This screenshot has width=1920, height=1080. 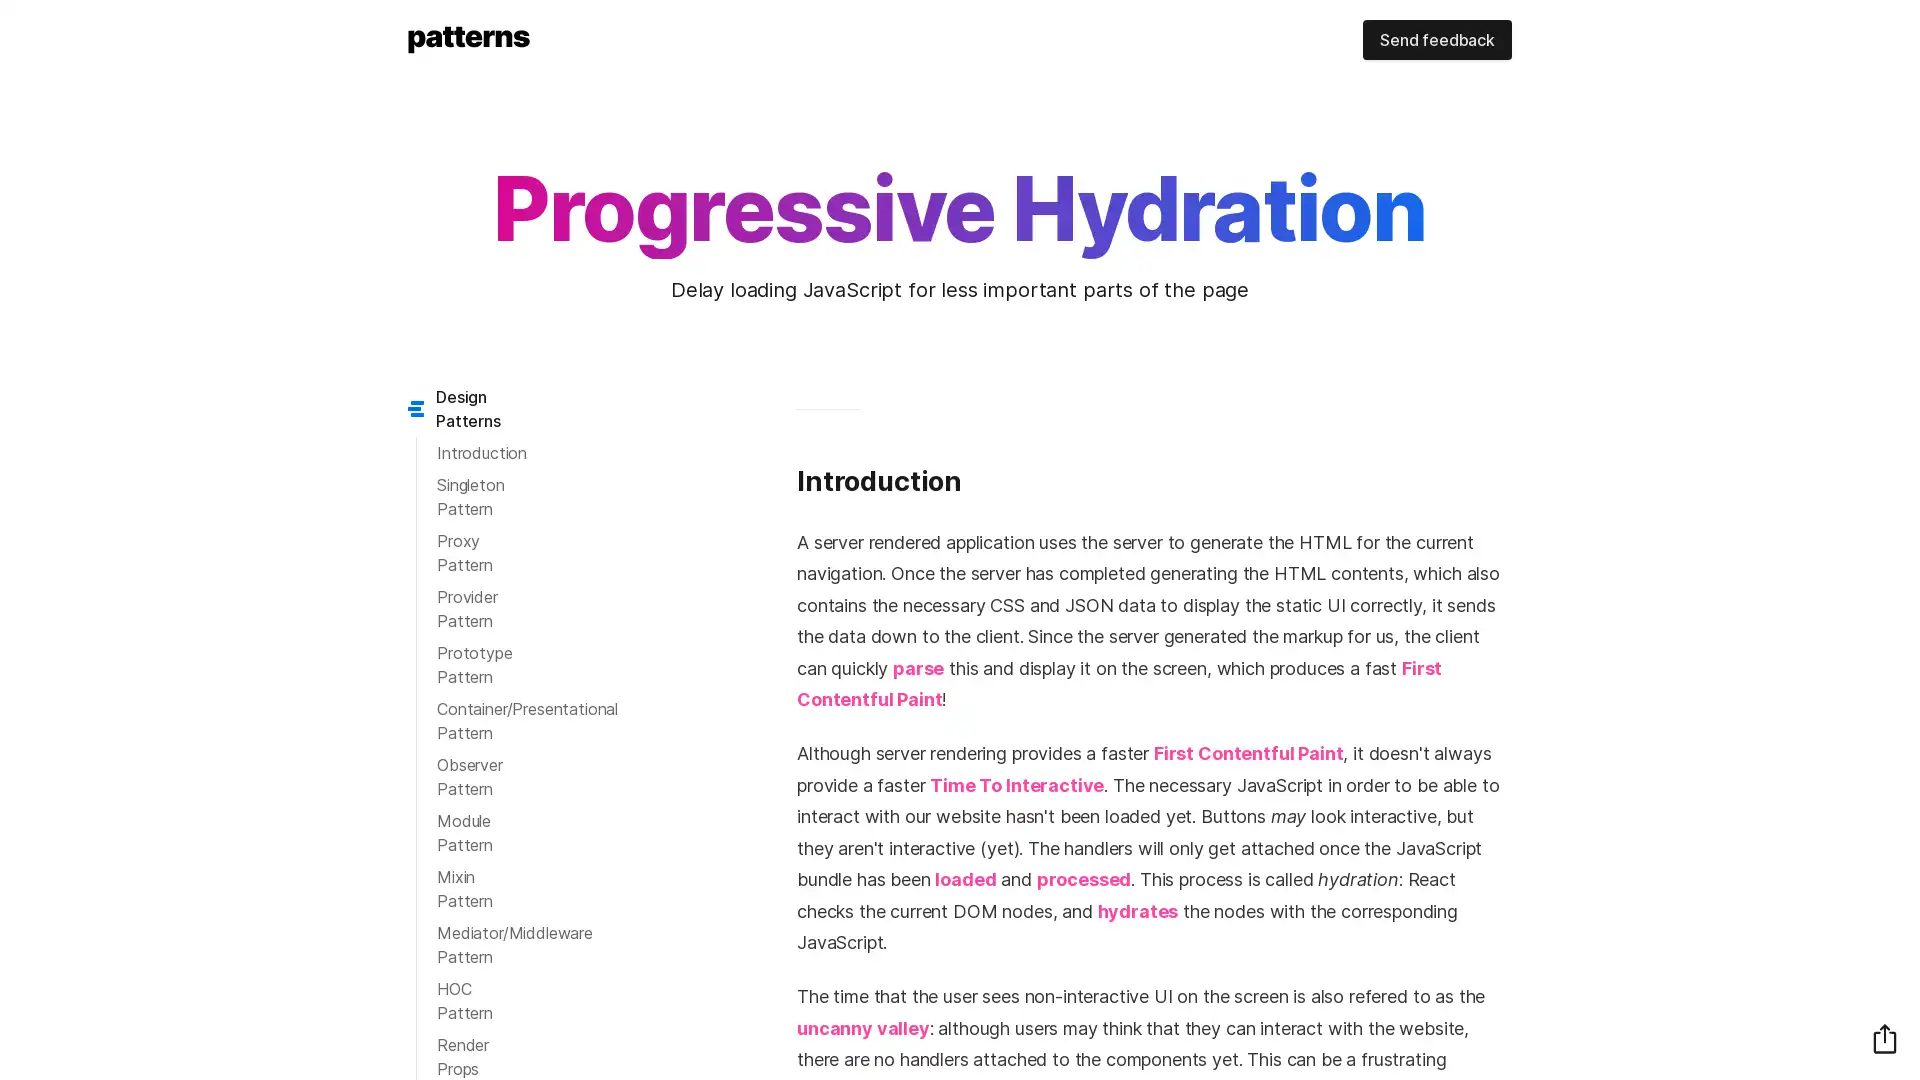 I want to click on Share, so click(x=1884, y=1037).